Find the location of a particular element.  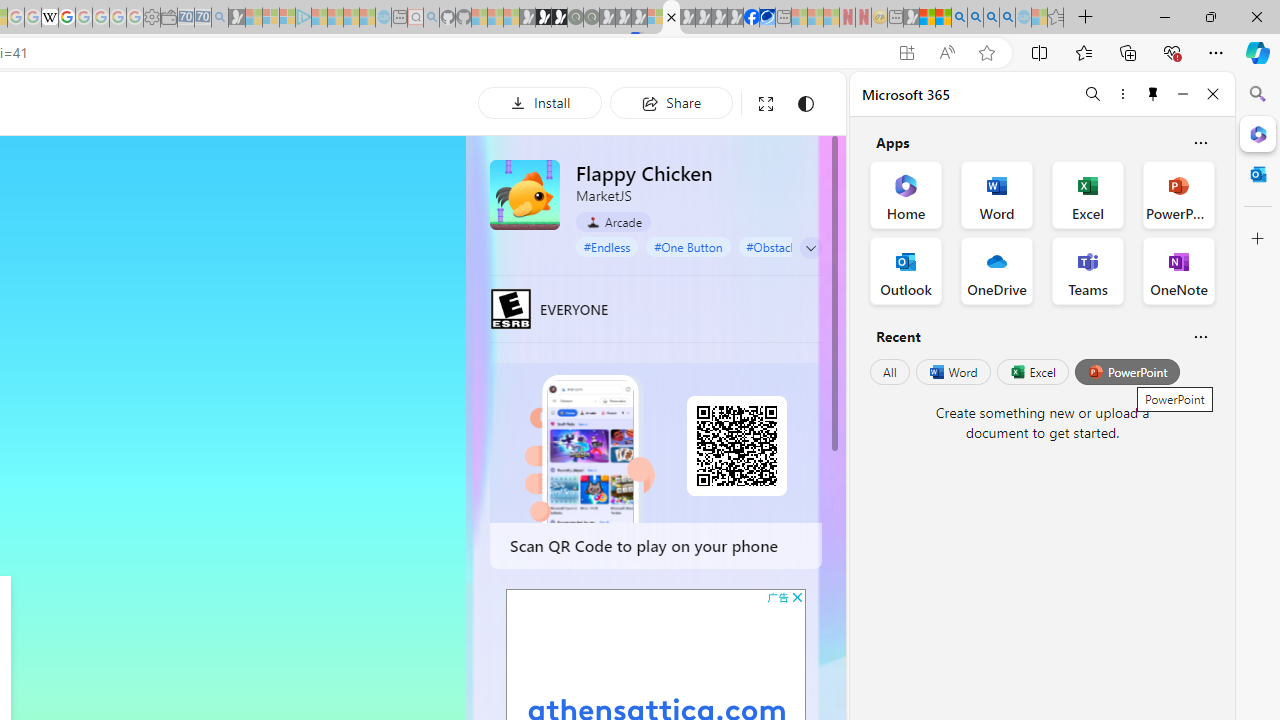

'Share' is located at coordinates (671, 102).